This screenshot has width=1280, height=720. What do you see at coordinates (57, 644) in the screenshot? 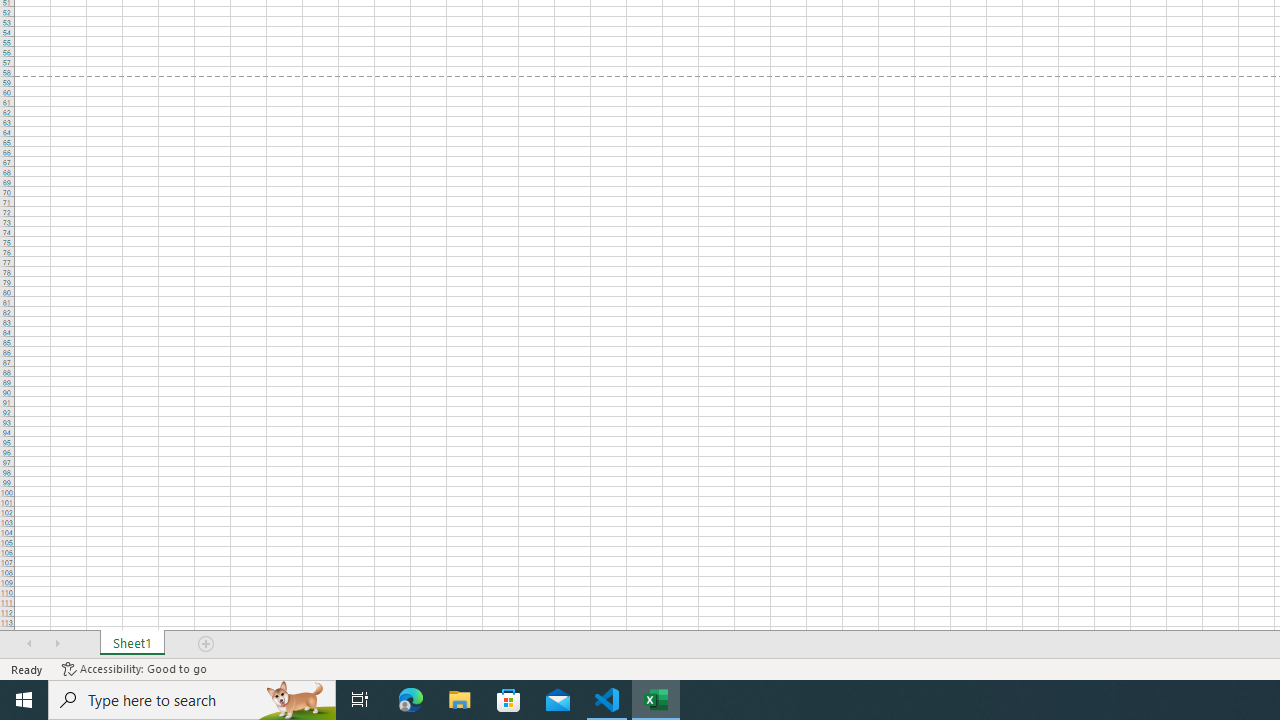
I see `'Scroll Right'` at bounding box center [57, 644].